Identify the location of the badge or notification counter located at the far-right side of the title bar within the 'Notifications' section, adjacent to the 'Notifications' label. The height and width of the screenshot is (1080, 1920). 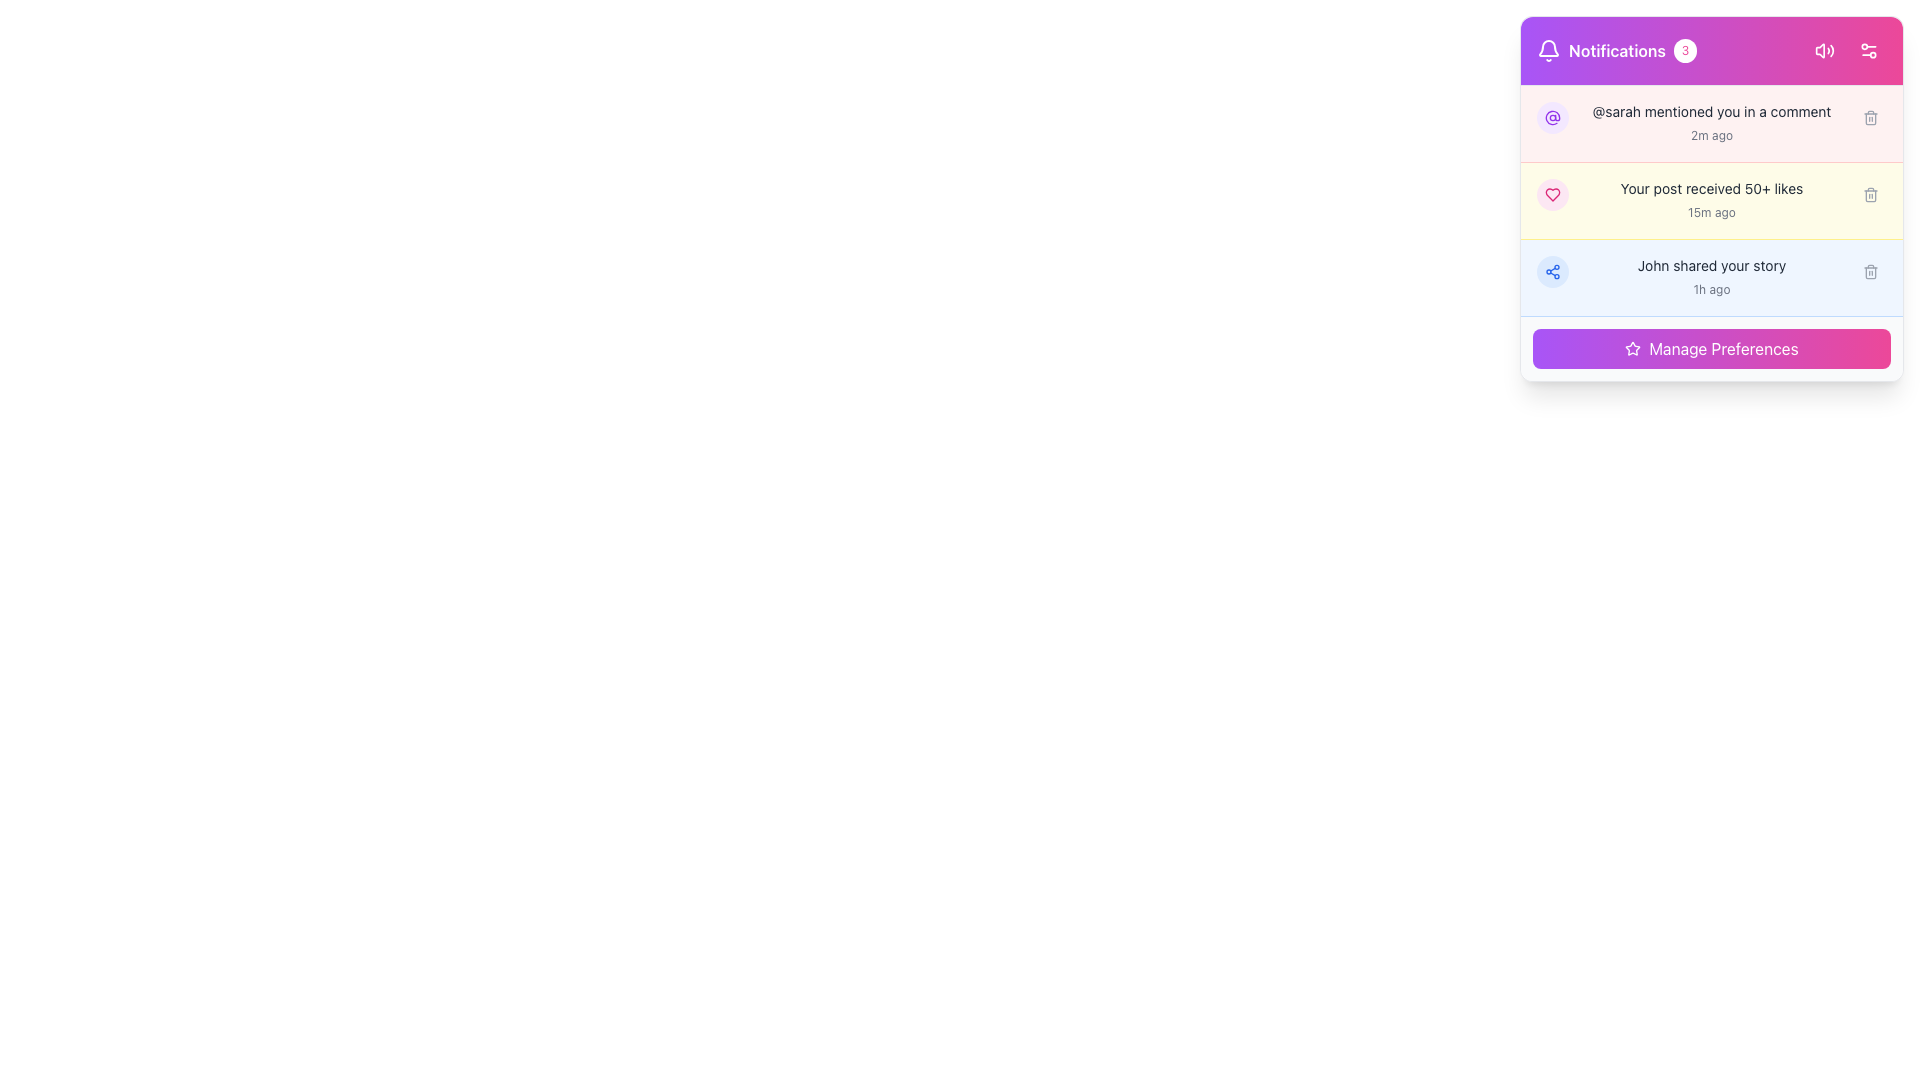
(1684, 49).